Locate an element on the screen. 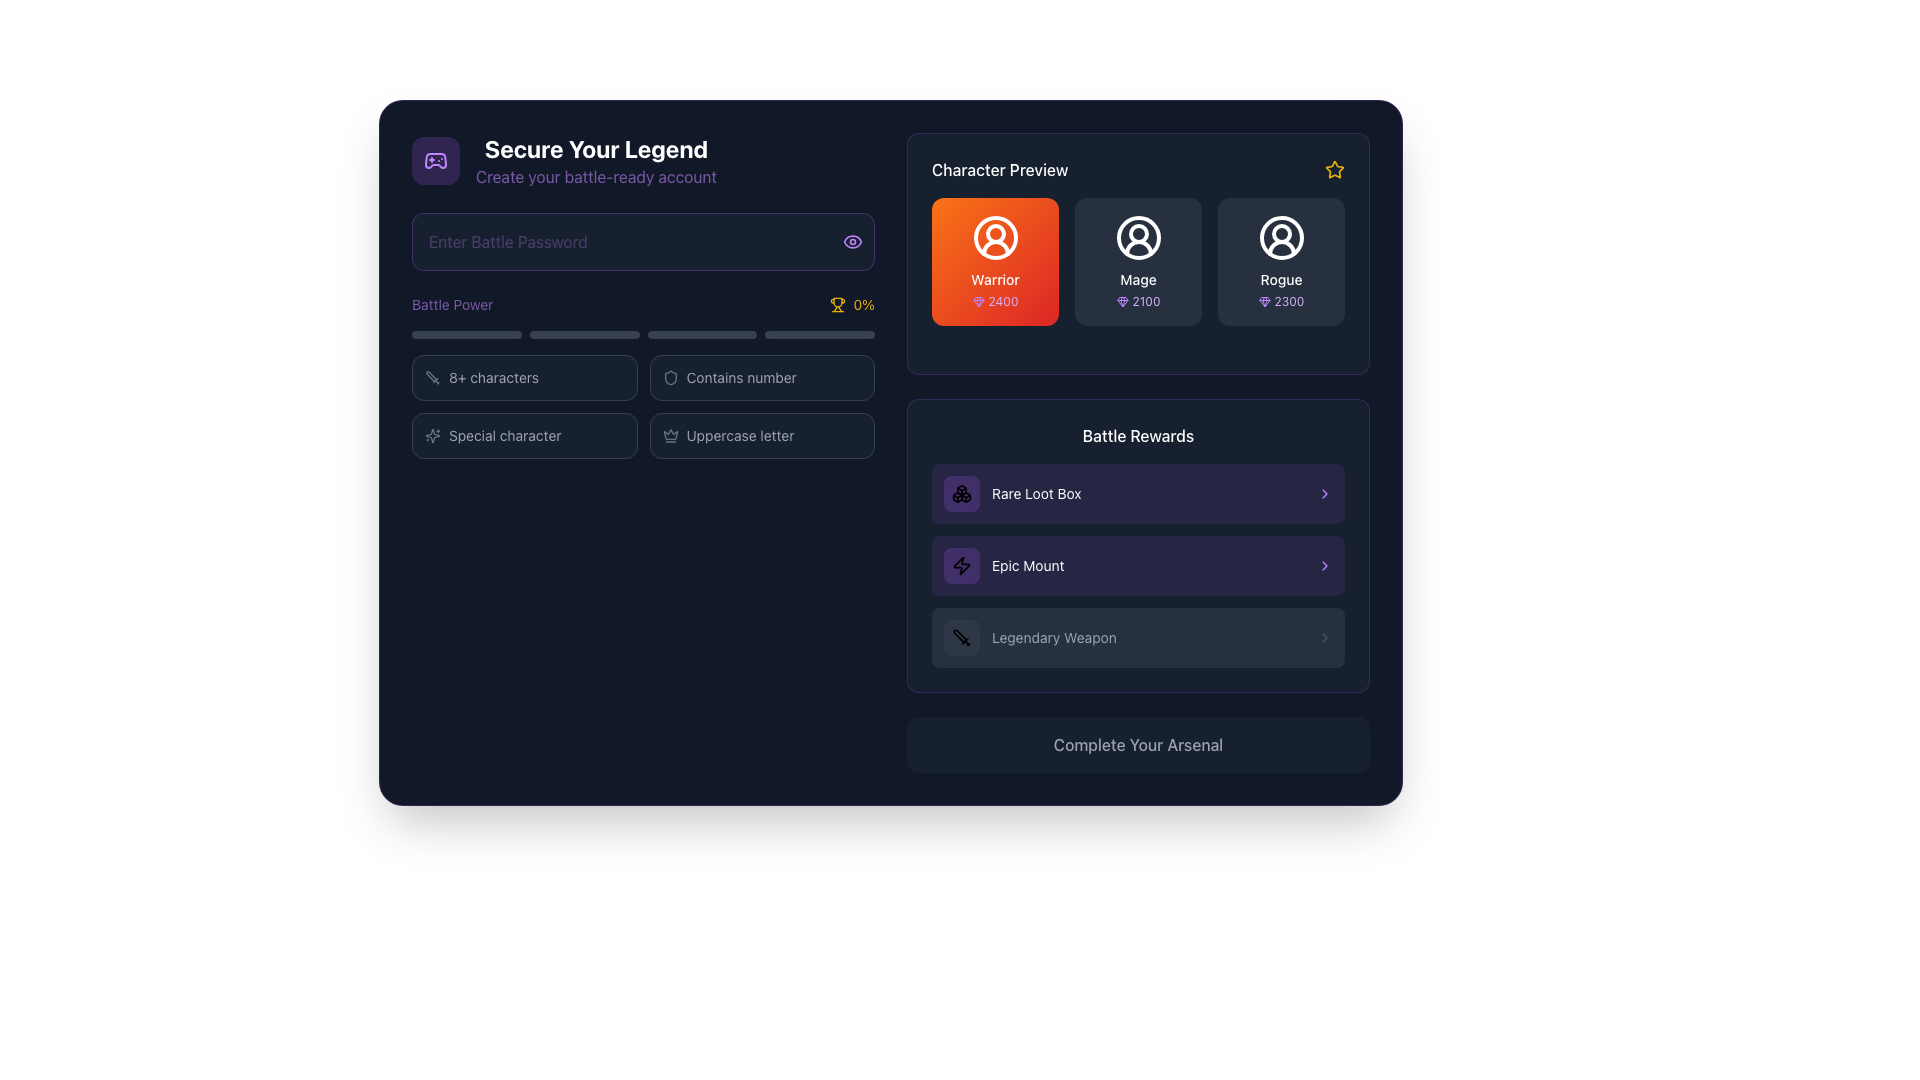  the label displaying 'Contains number' in a small, light gray font located under the 'Battle Power' label, positioned to the right of a circular icon is located at coordinates (740, 378).